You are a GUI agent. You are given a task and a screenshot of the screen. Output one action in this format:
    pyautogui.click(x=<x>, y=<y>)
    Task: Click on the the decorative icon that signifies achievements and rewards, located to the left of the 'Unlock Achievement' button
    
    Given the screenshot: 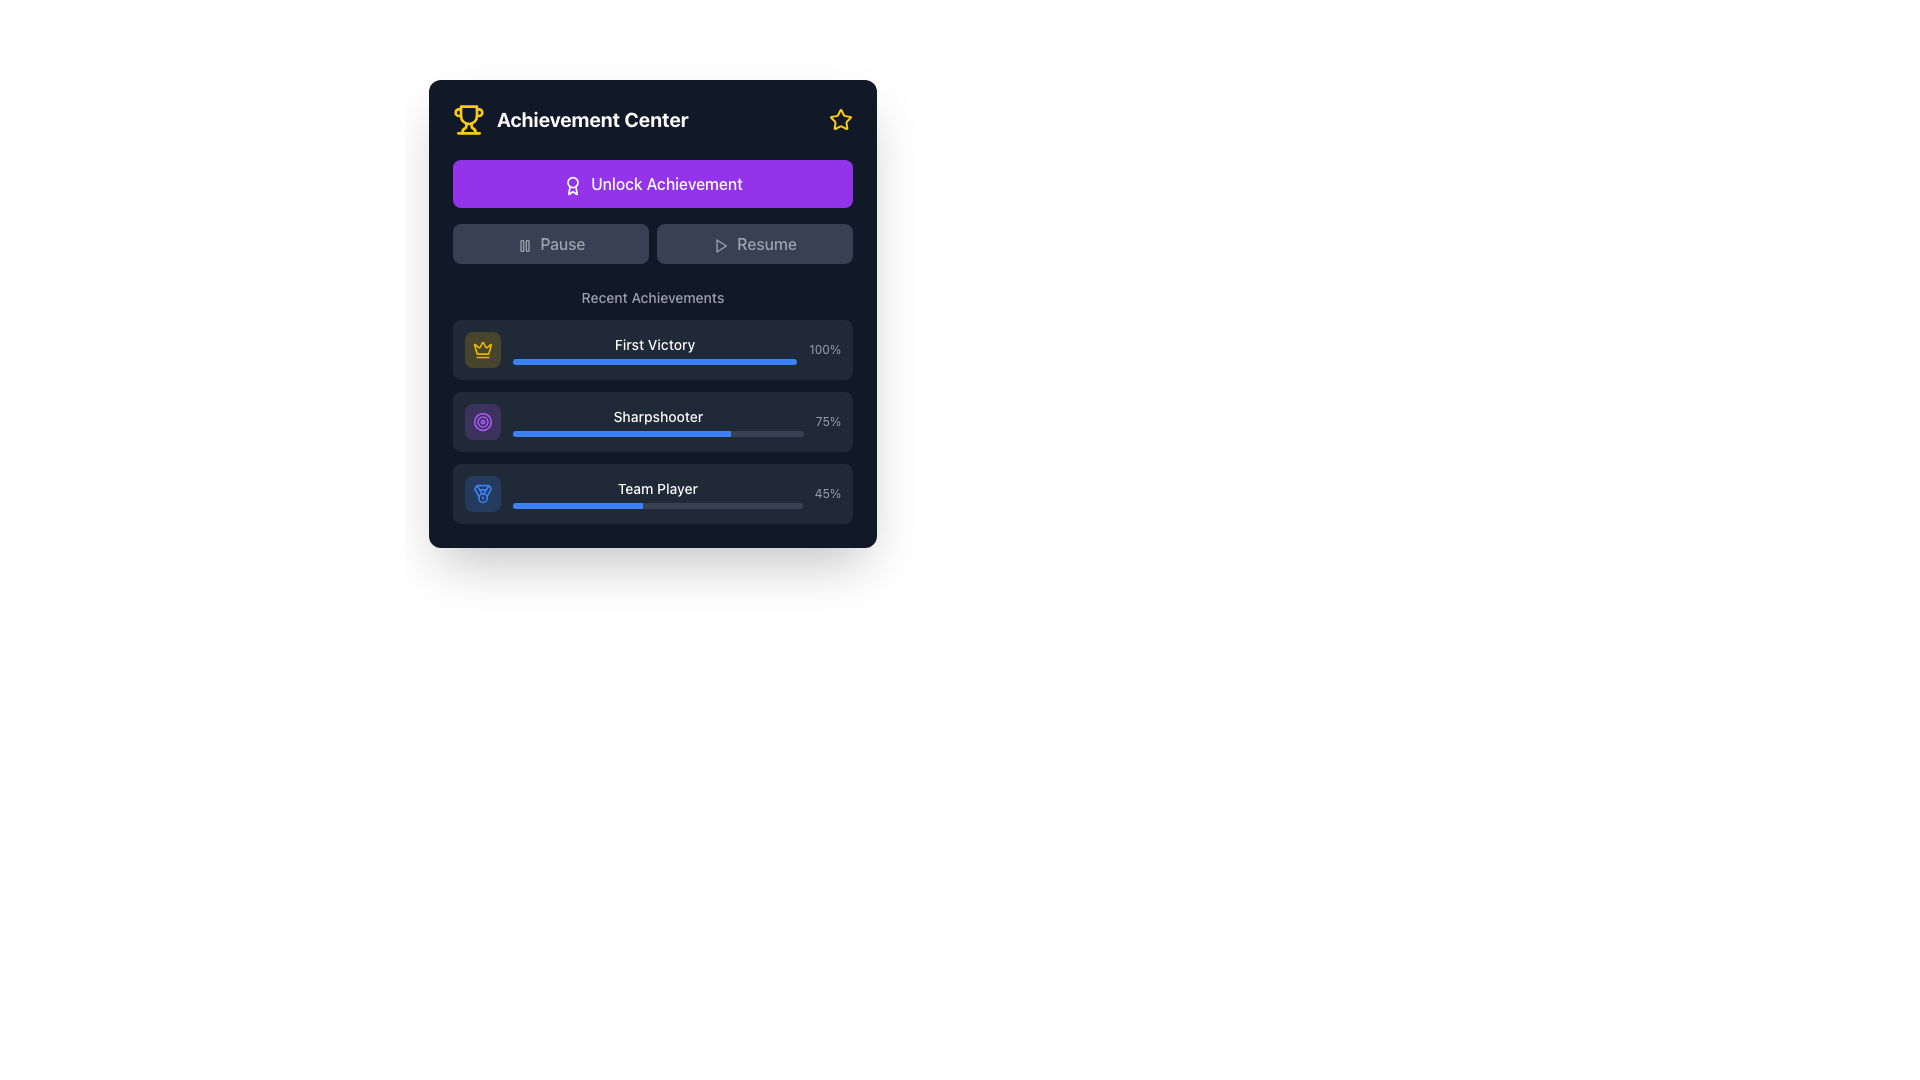 What is the action you would take?
    pyautogui.click(x=572, y=185)
    